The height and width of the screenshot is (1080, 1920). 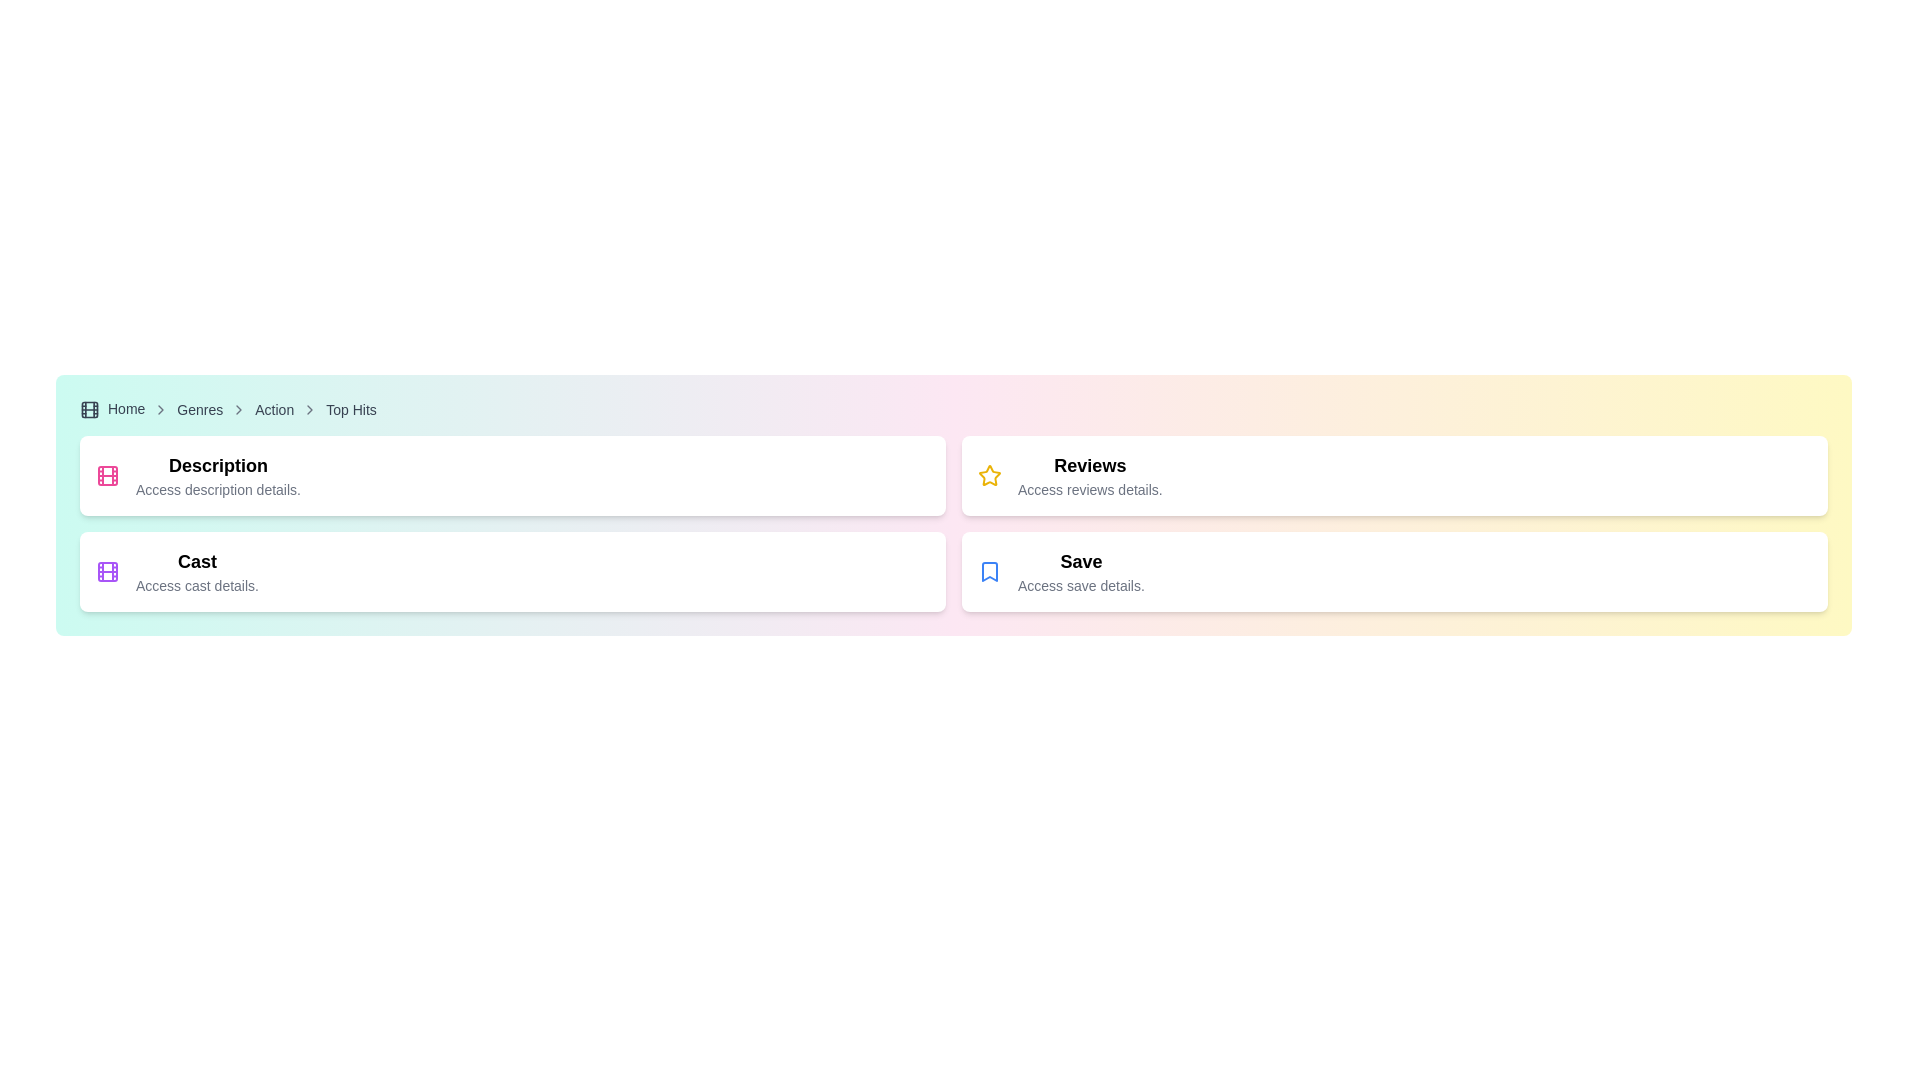 I want to click on the breadcrumb link labeled 'Action', so click(x=273, y=408).